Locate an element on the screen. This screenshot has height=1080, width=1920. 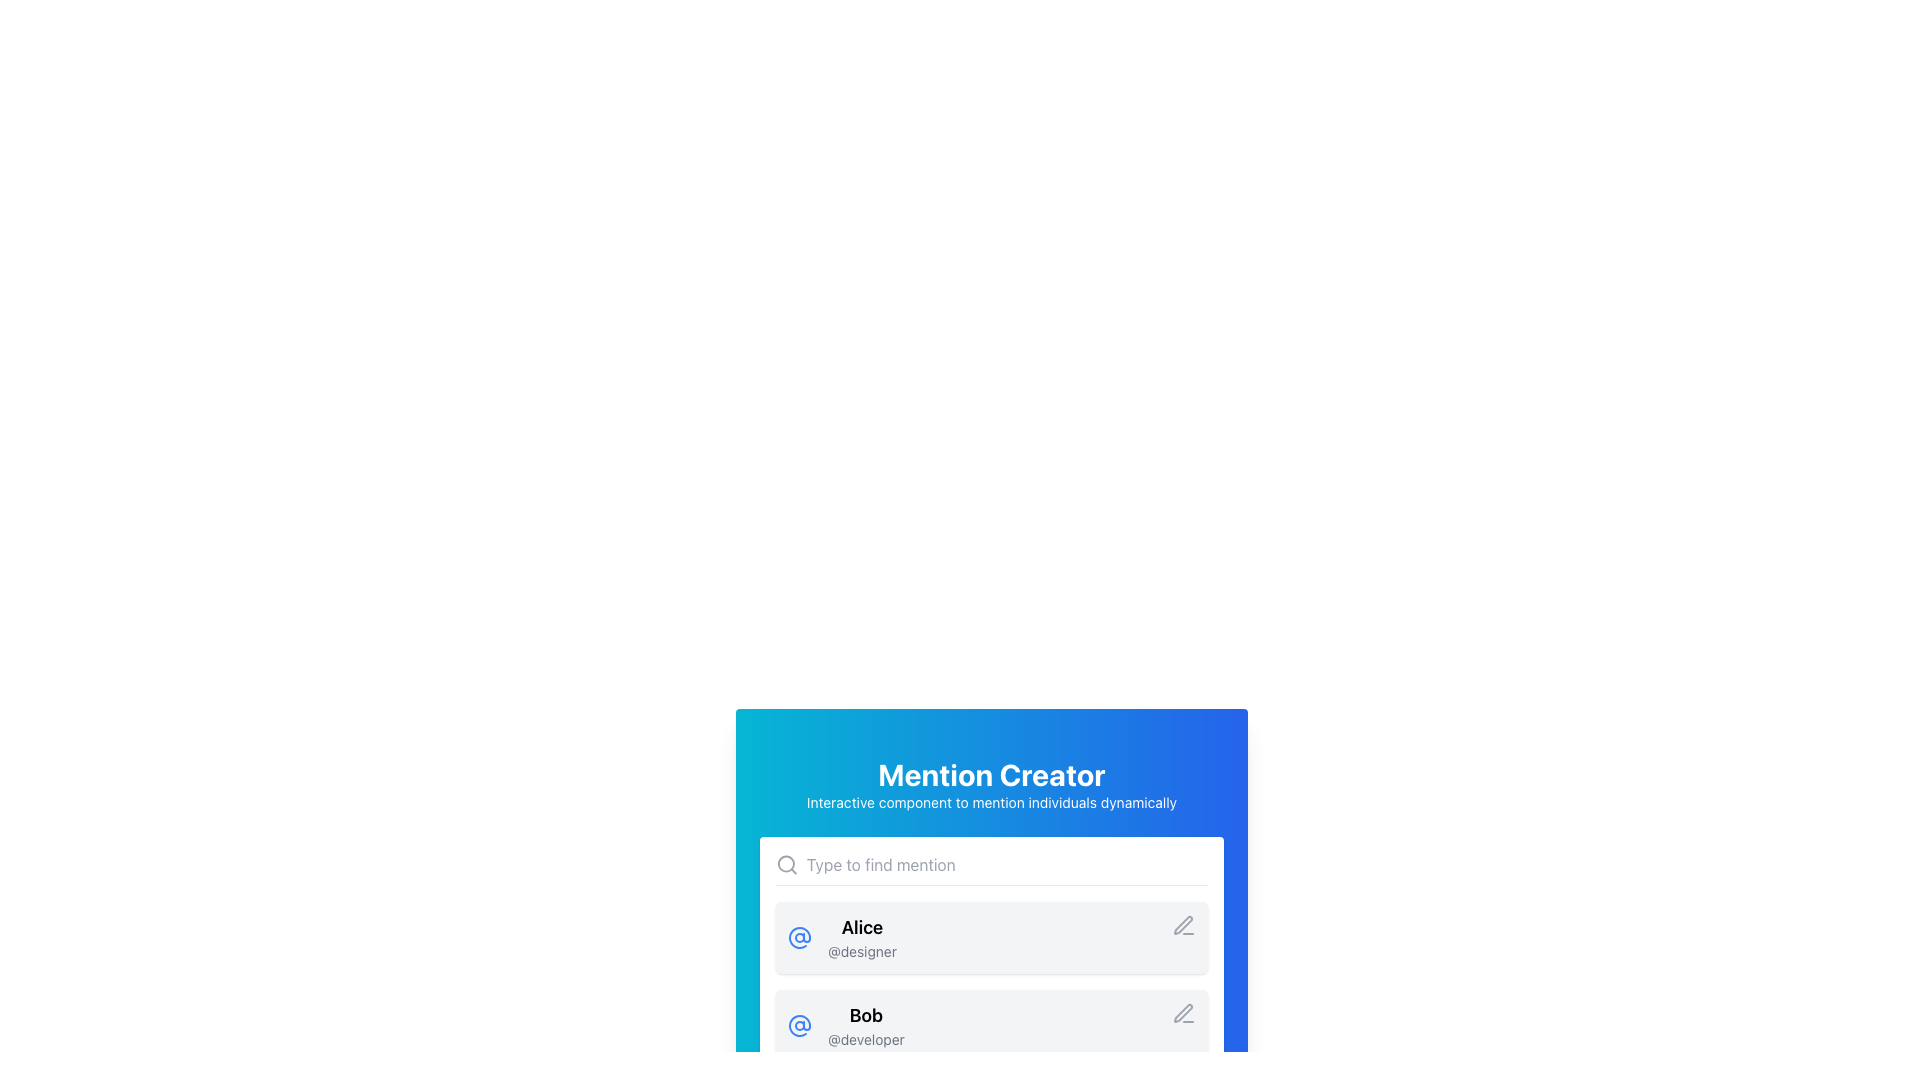
the text label that reads 'Interactive component to mention individuals dynamically', which is styled with white text on a gradient blue background and positioned below the heading 'Mention Creator' is located at coordinates (992, 801).